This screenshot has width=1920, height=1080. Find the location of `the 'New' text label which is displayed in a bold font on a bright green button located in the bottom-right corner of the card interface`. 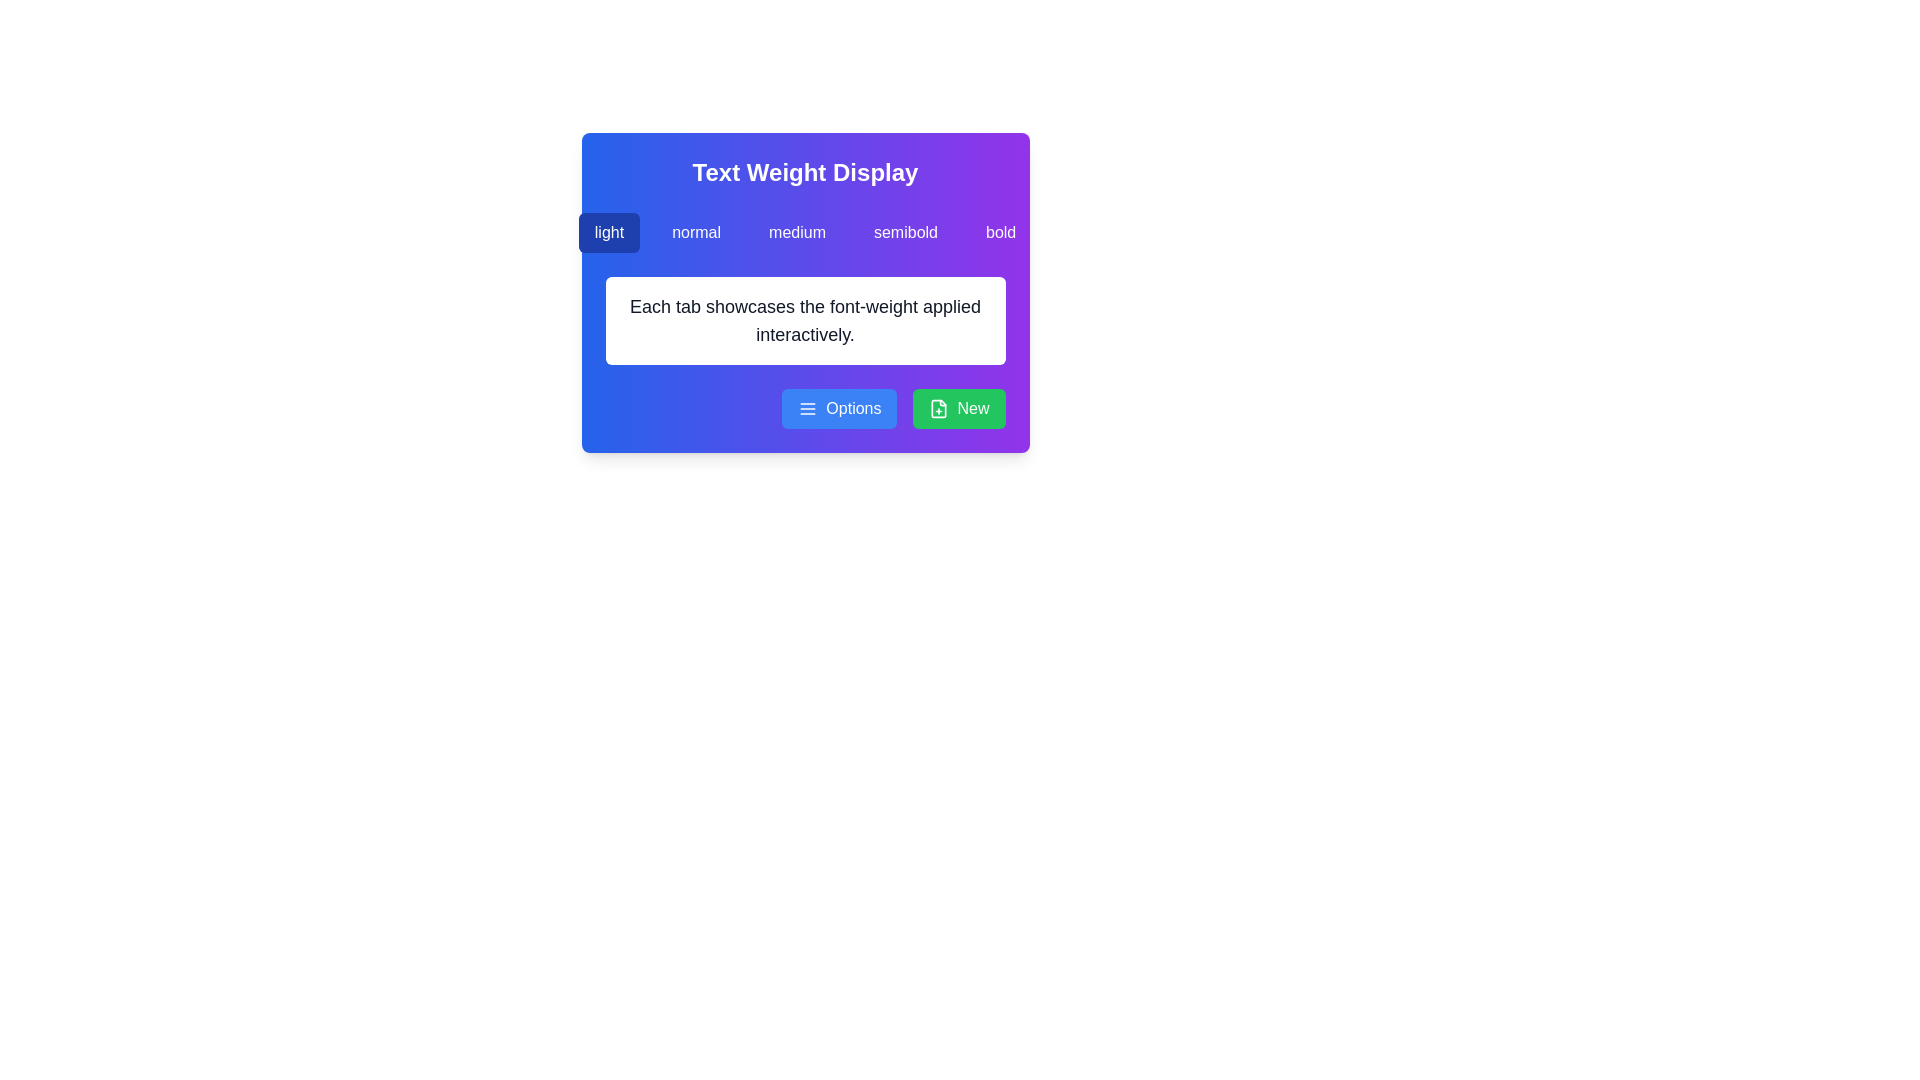

the 'New' text label which is displayed in a bold font on a bright green button located in the bottom-right corner of the card interface is located at coordinates (973, 407).